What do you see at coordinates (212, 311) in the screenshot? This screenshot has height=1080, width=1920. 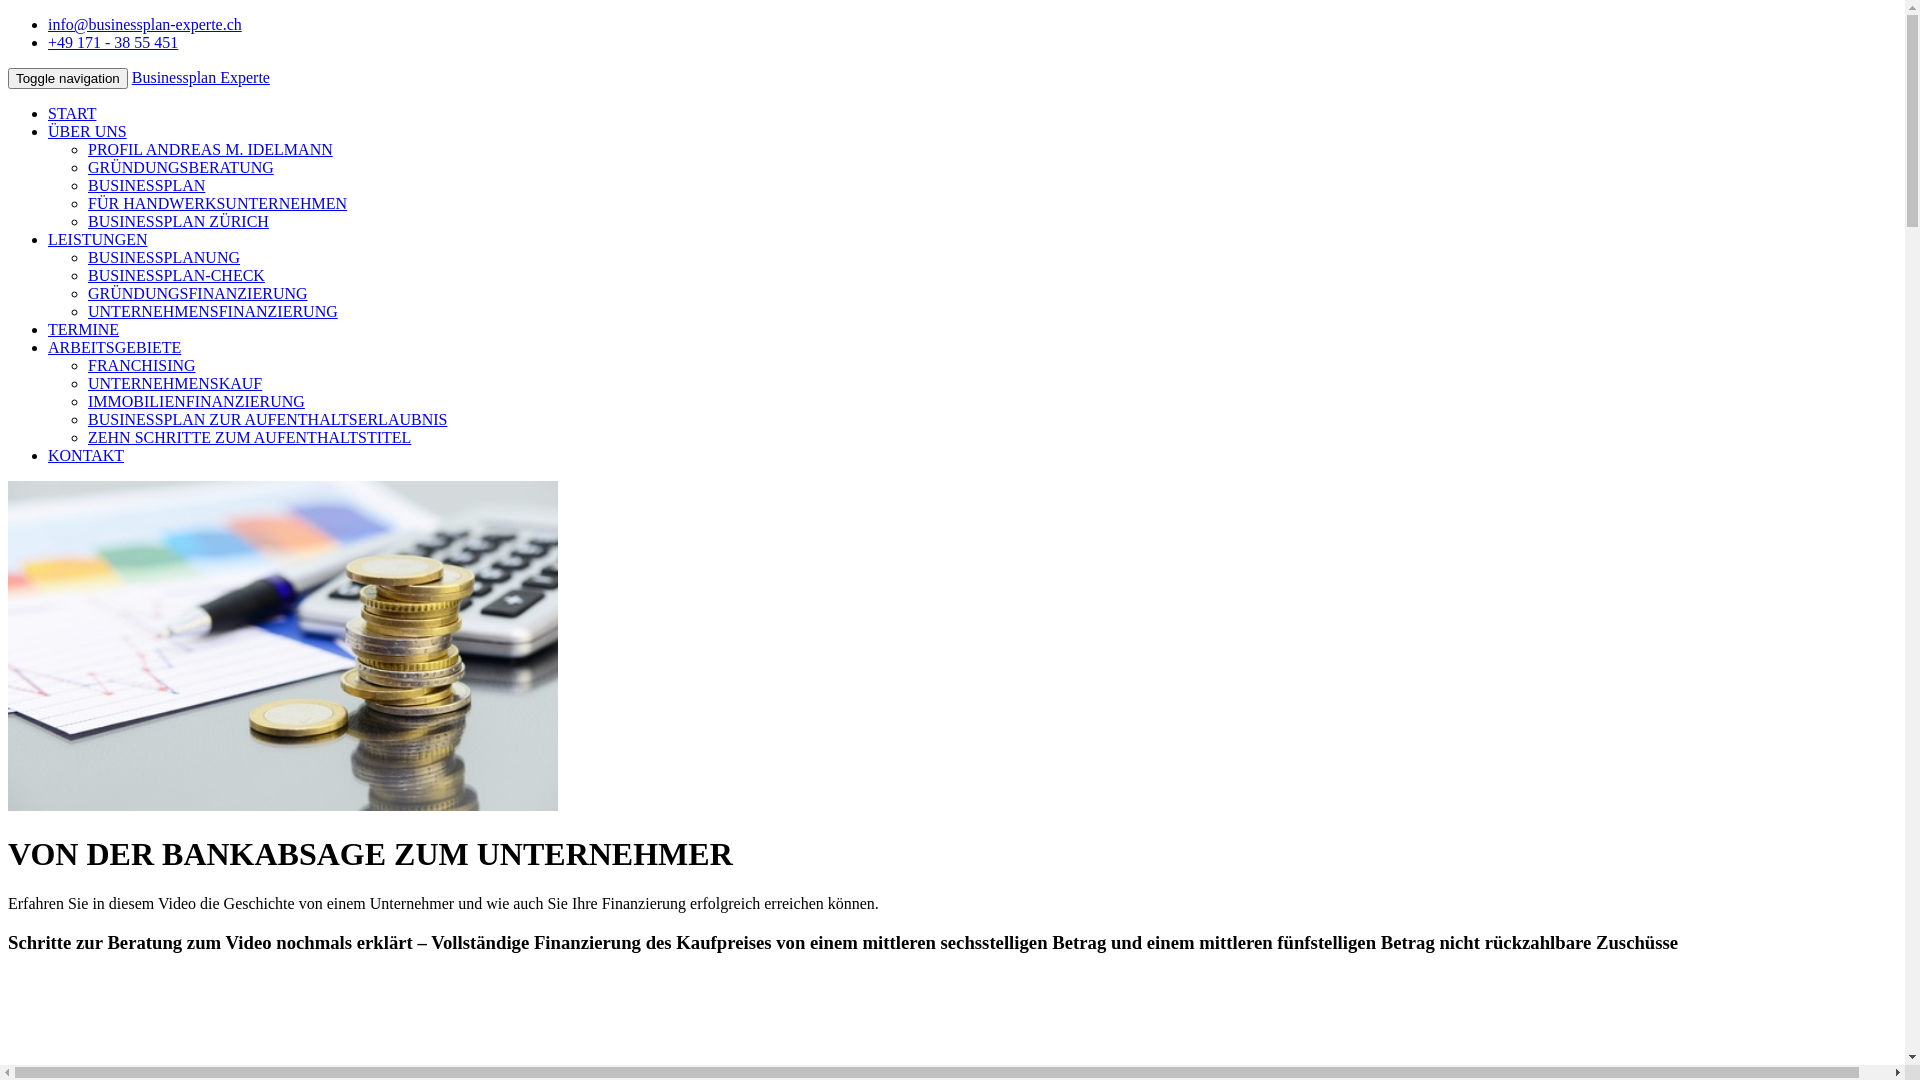 I see `'UNTERNEHMENSFINANZIERUNG'` at bounding box center [212, 311].